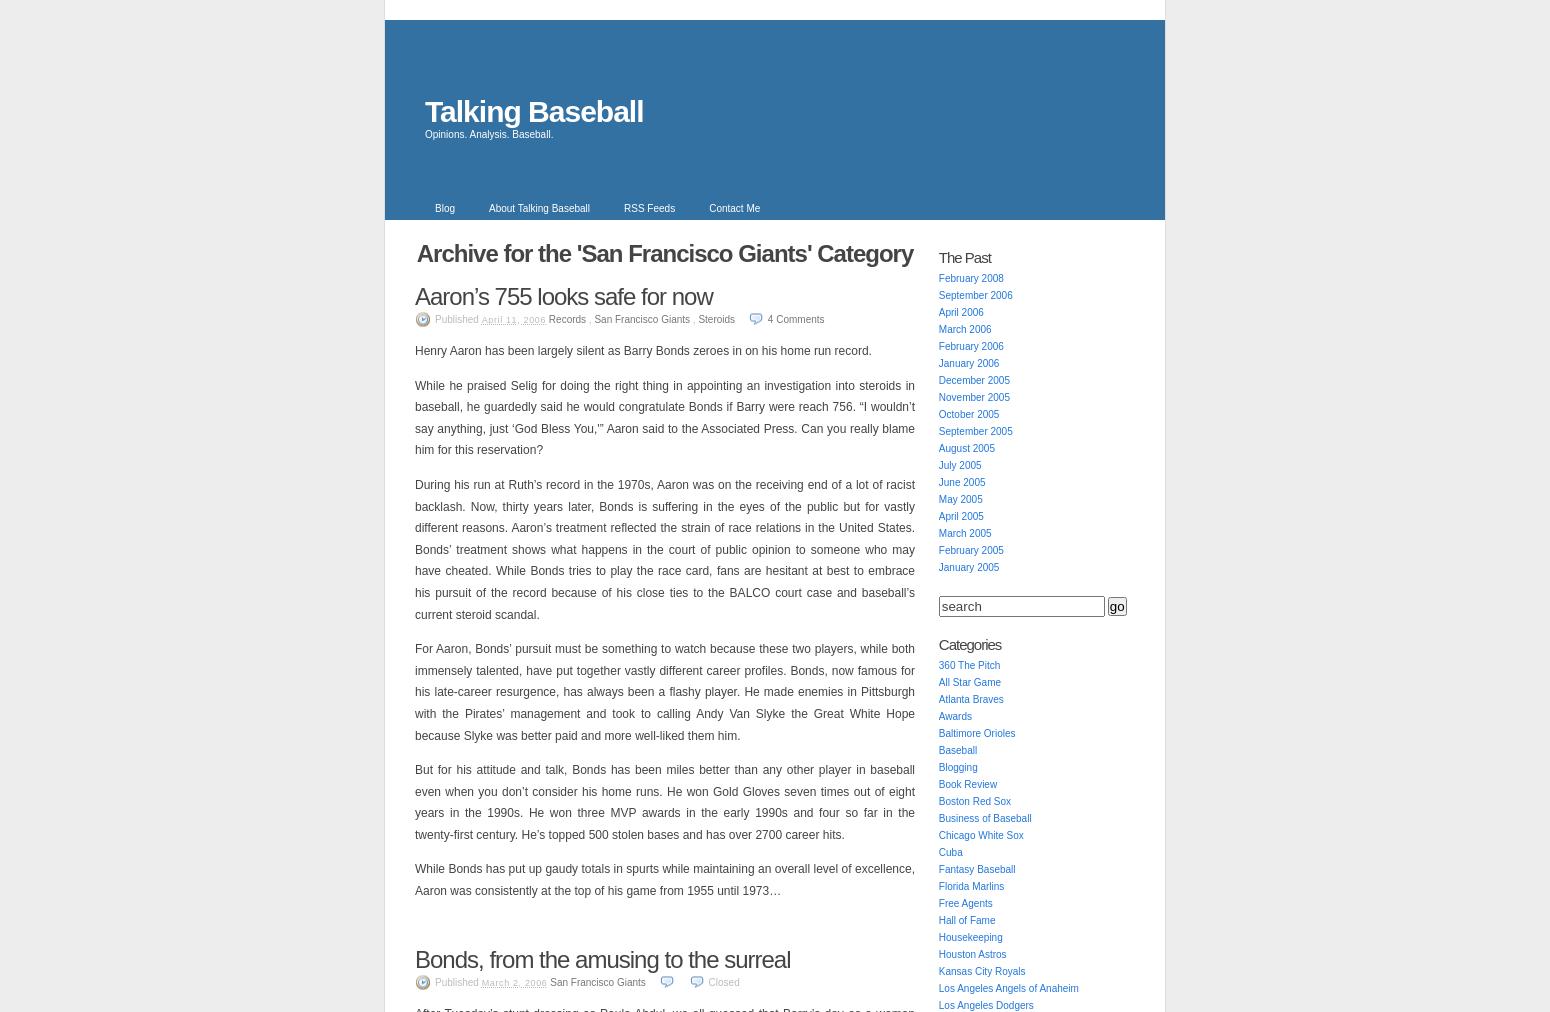 Image resolution: width=1550 pixels, height=1012 pixels. Describe the element at coordinates (969, 549) in the screenshot. I see `'February 2005'` at that location.